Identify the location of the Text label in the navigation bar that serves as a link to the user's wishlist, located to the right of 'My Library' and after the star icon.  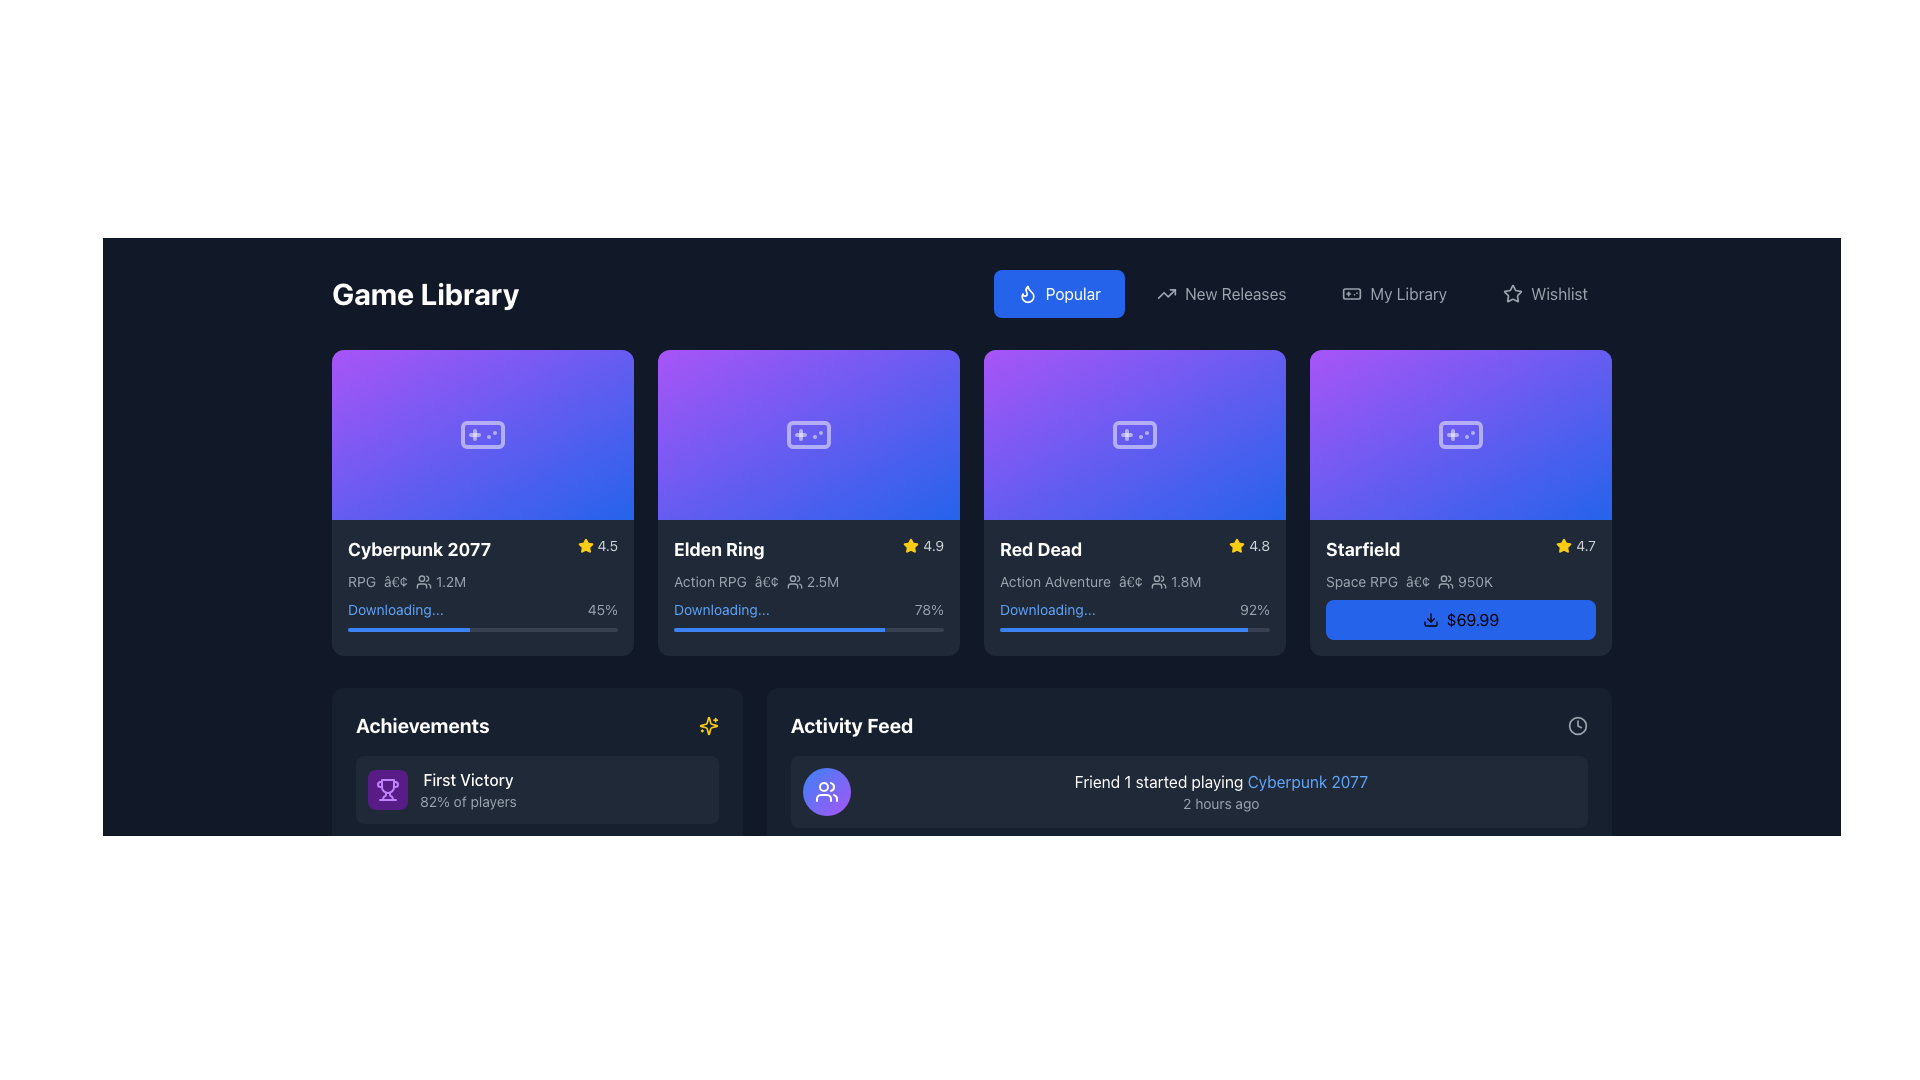
(1558, 293).